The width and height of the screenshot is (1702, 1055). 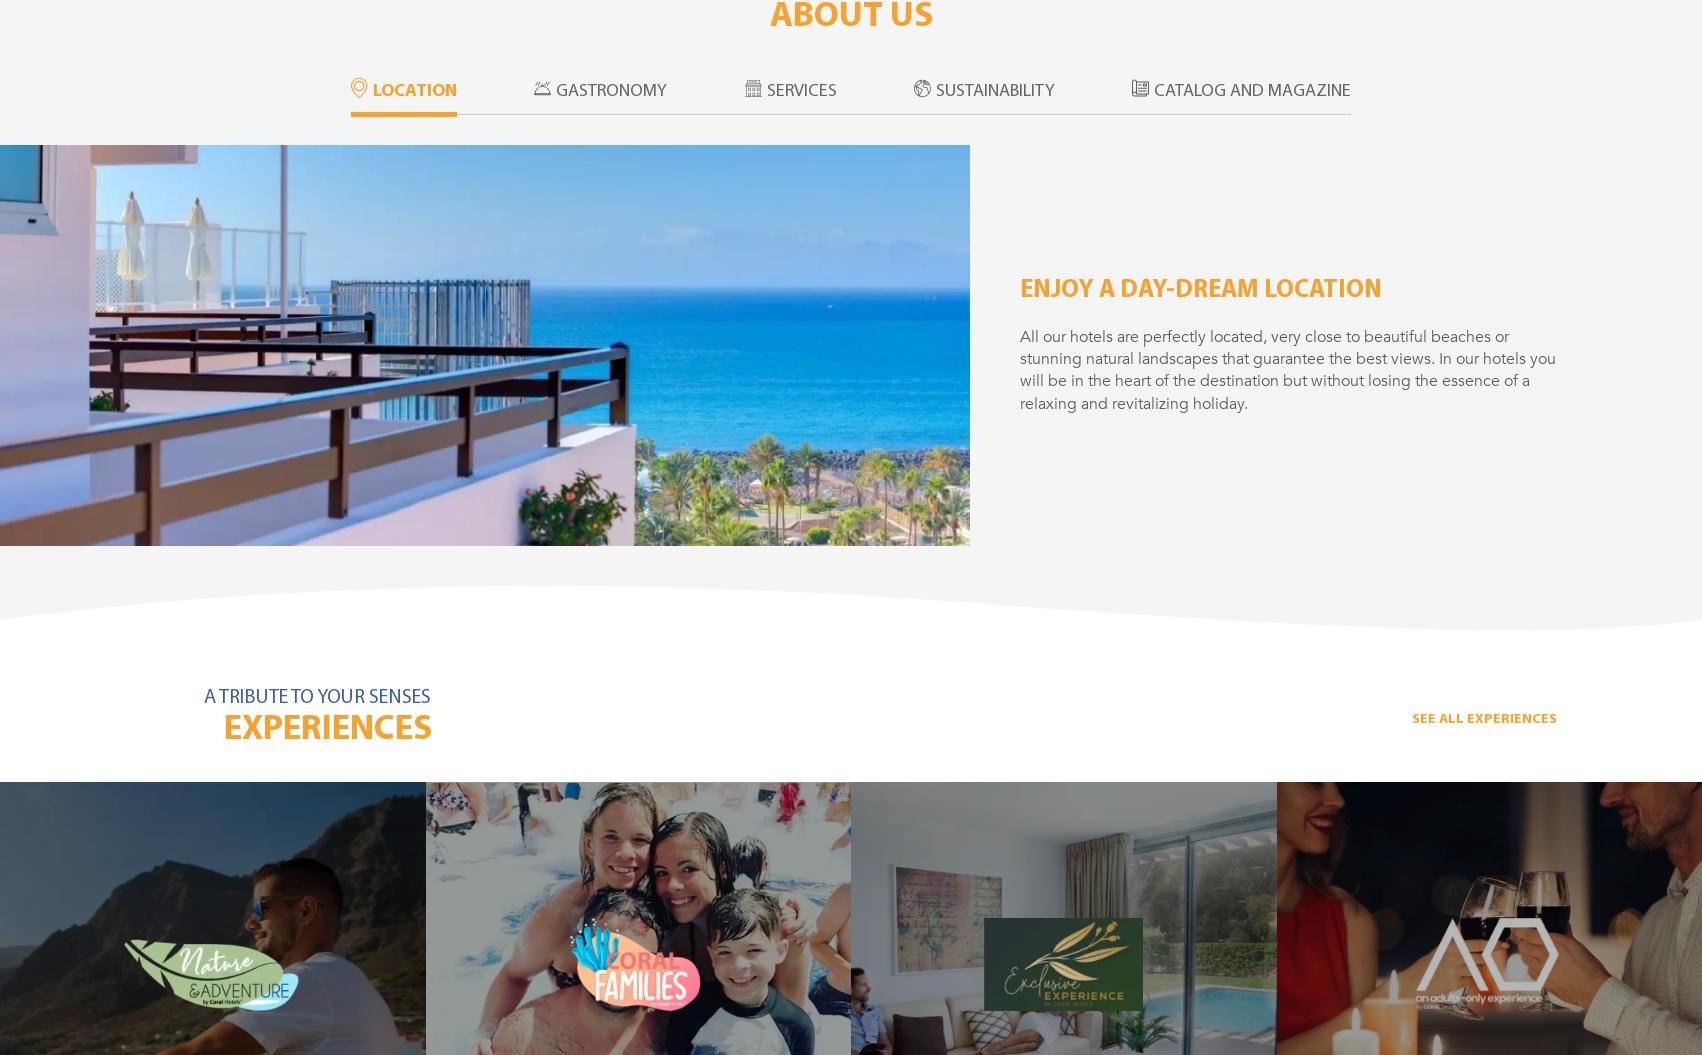 I want to click on 'SEE ALL EXPERIENCES', so click(x=1410, y=718).